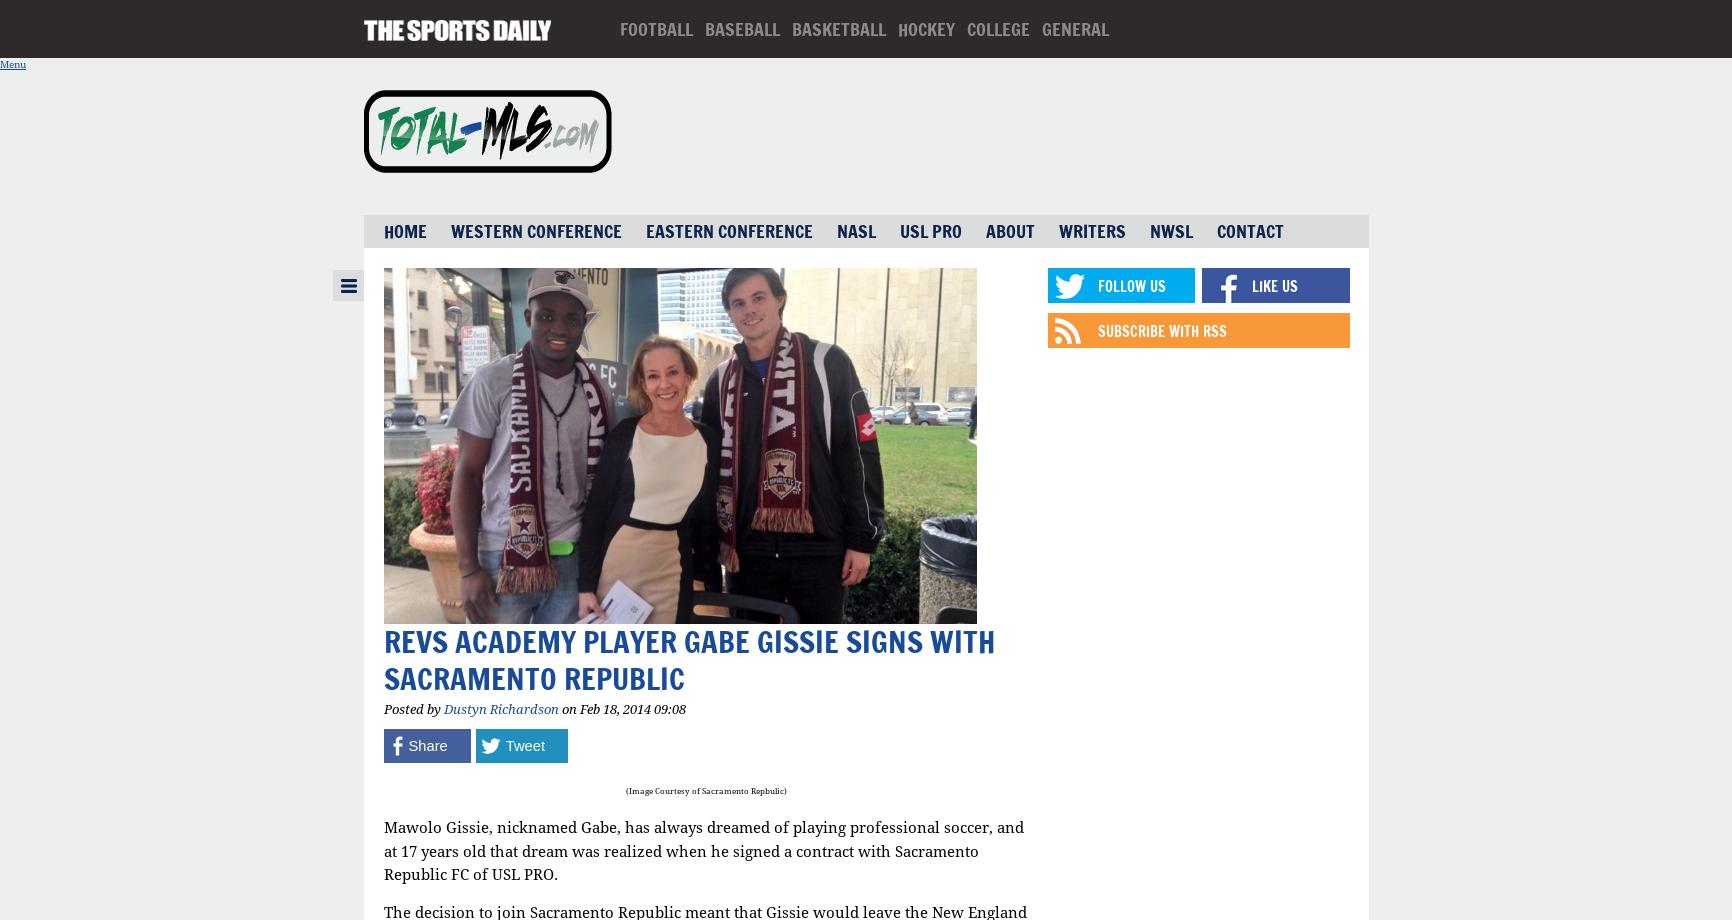 The height and width of the screenshot is (920, 1732). Describe the element at coordinates (403, 231) in the screenshot. I see `'Home'` at that location.